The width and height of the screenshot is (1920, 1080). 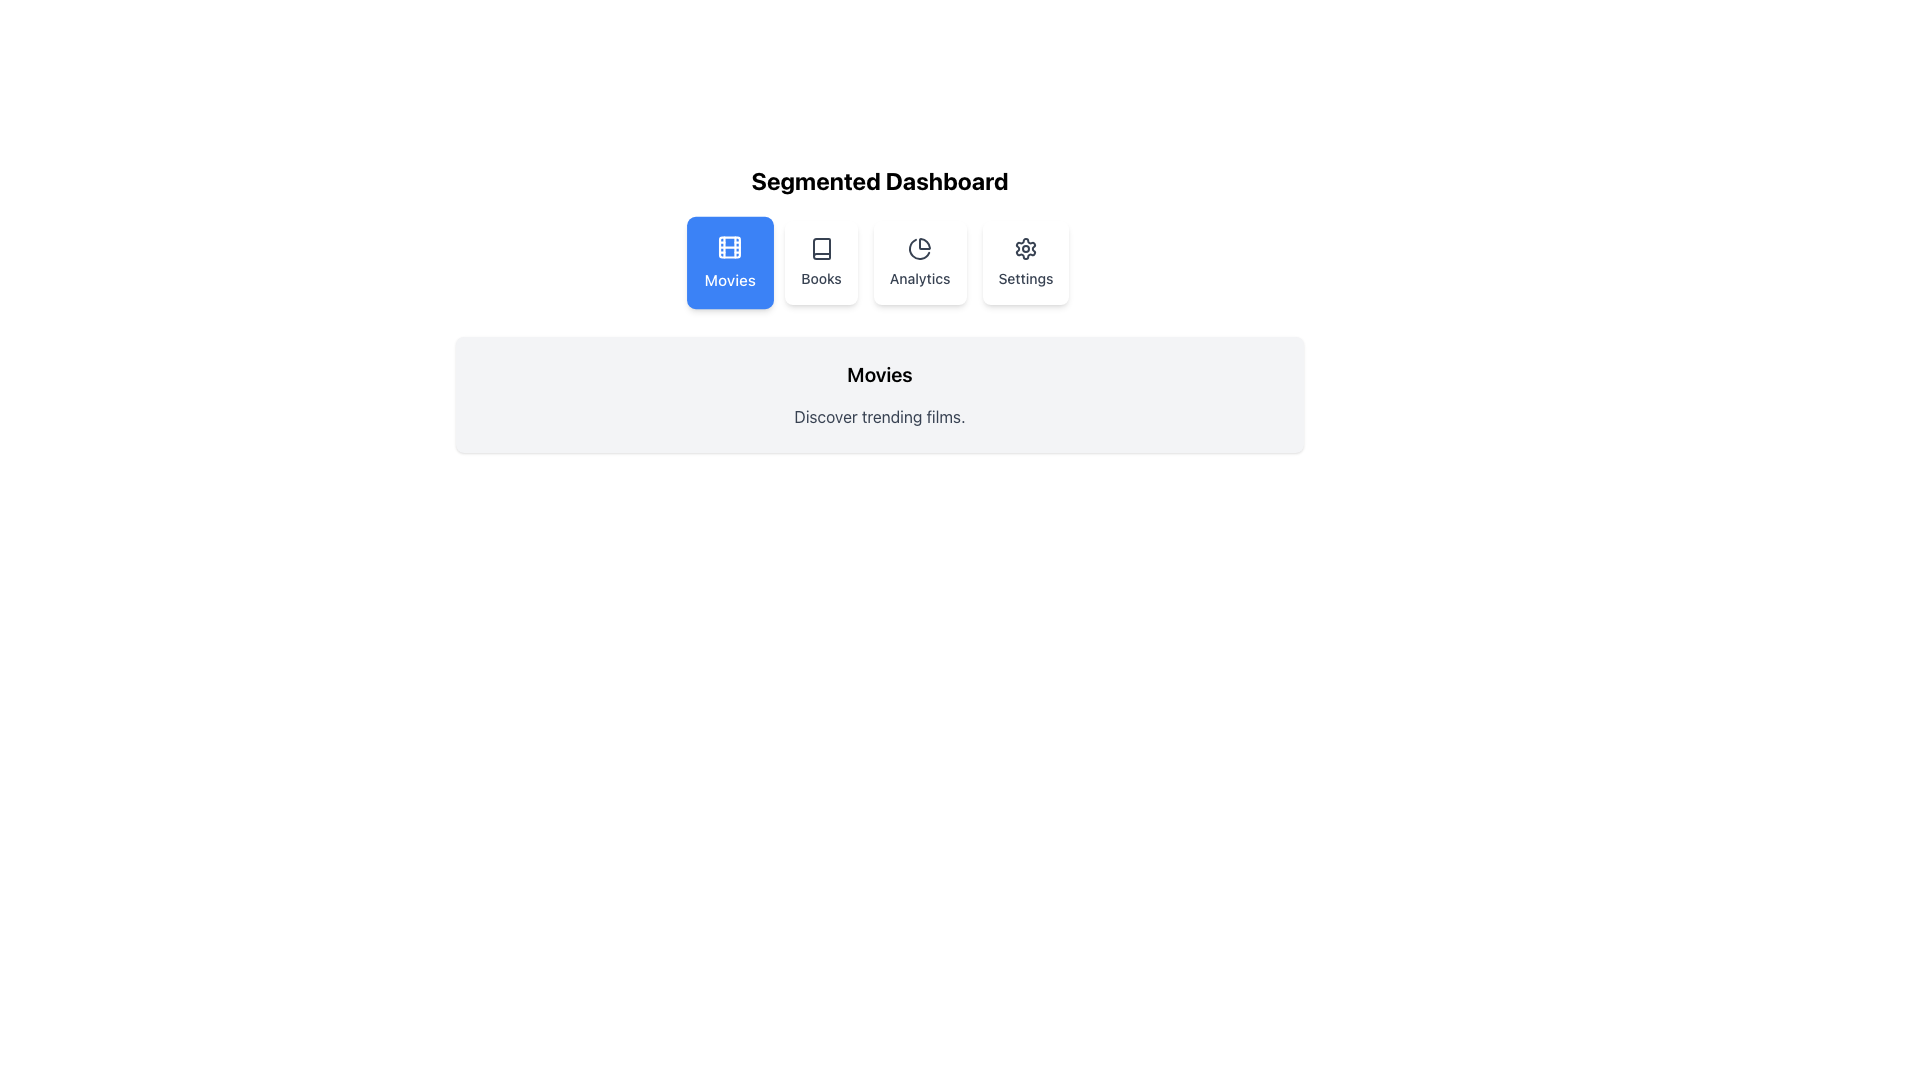 What do you see at coordinates (821, 248) in the screenshot?
I see `the 'Books' button in the horizontal segmented menu bar that contains the icon of an open book, positioned between 'Movies' and 'Analytics'` at bounding box center [821, 248].